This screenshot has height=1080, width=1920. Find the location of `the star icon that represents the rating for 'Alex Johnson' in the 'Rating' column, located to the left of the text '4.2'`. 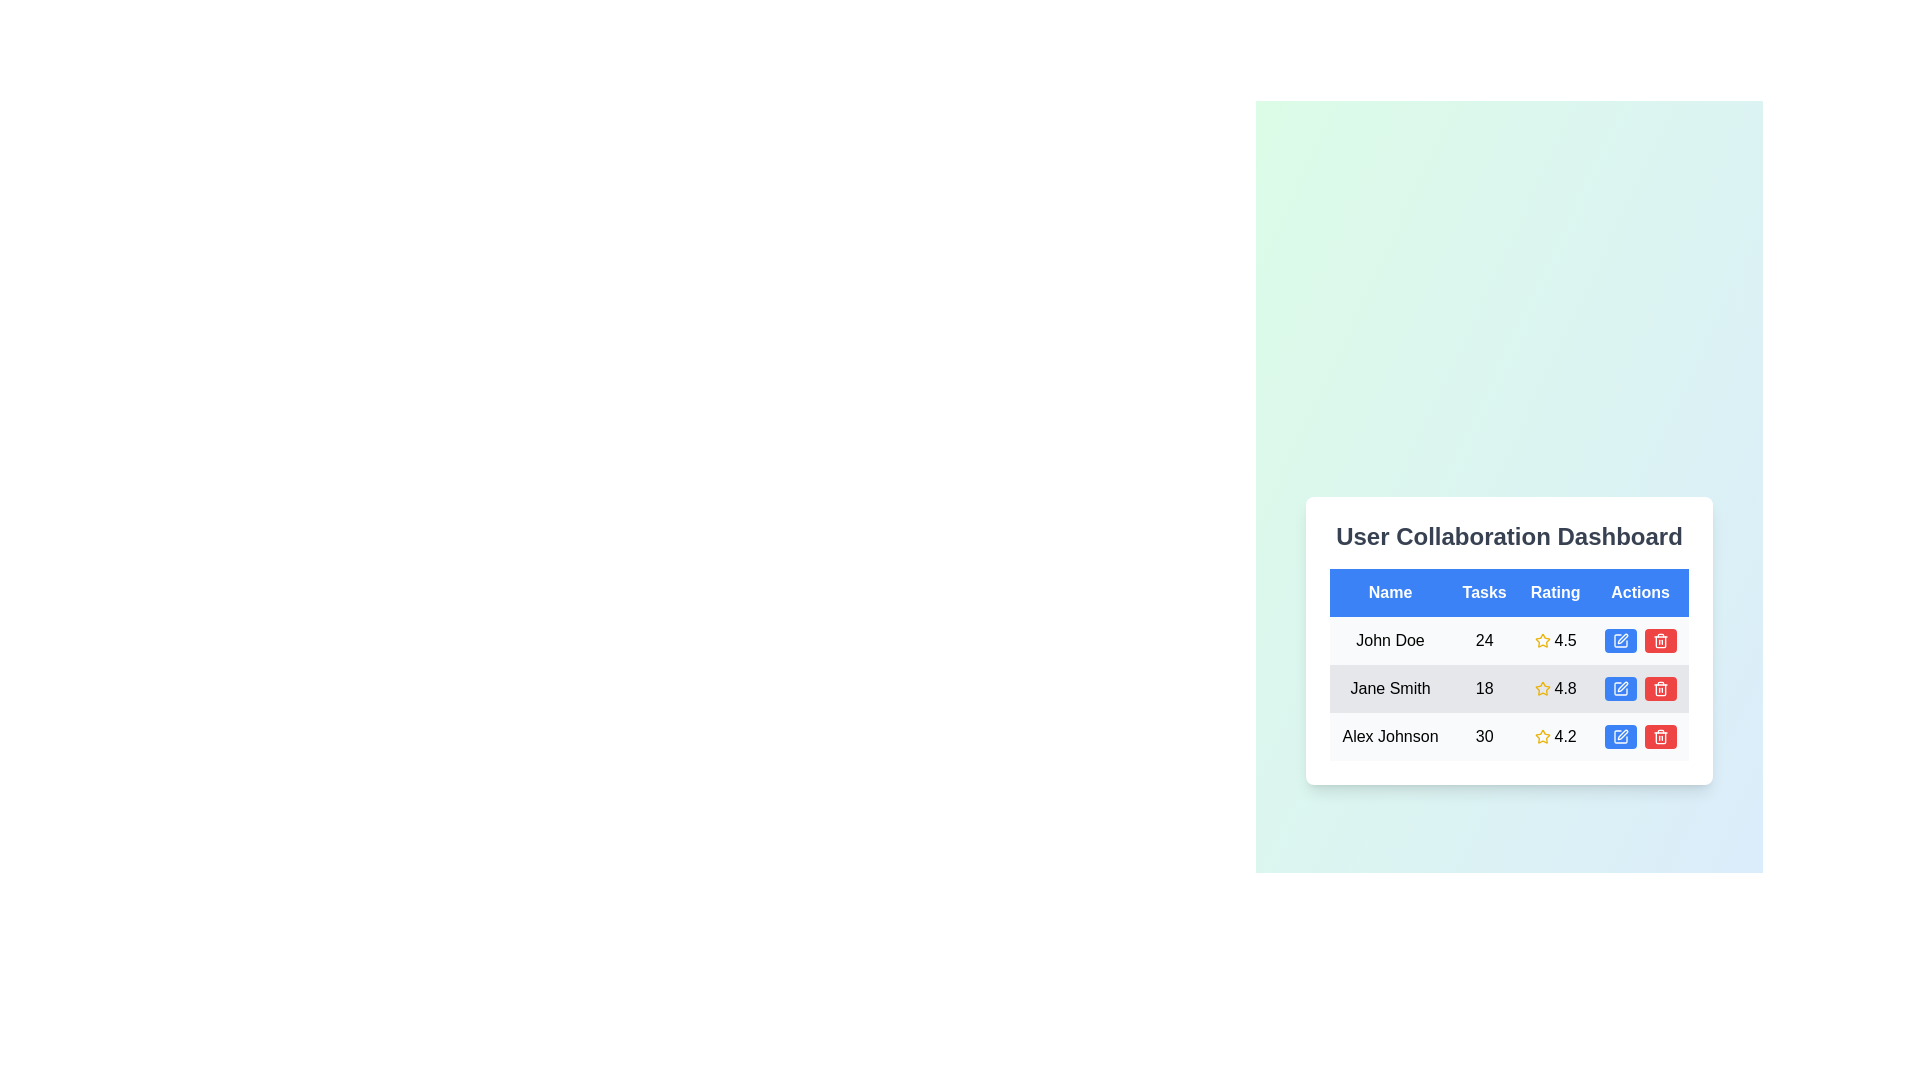

the star icon that represents the rating for 'Alex Johnson' in the 'Rating' column, located to the left of the text '4.2' is located at coordinates (1541, 736).